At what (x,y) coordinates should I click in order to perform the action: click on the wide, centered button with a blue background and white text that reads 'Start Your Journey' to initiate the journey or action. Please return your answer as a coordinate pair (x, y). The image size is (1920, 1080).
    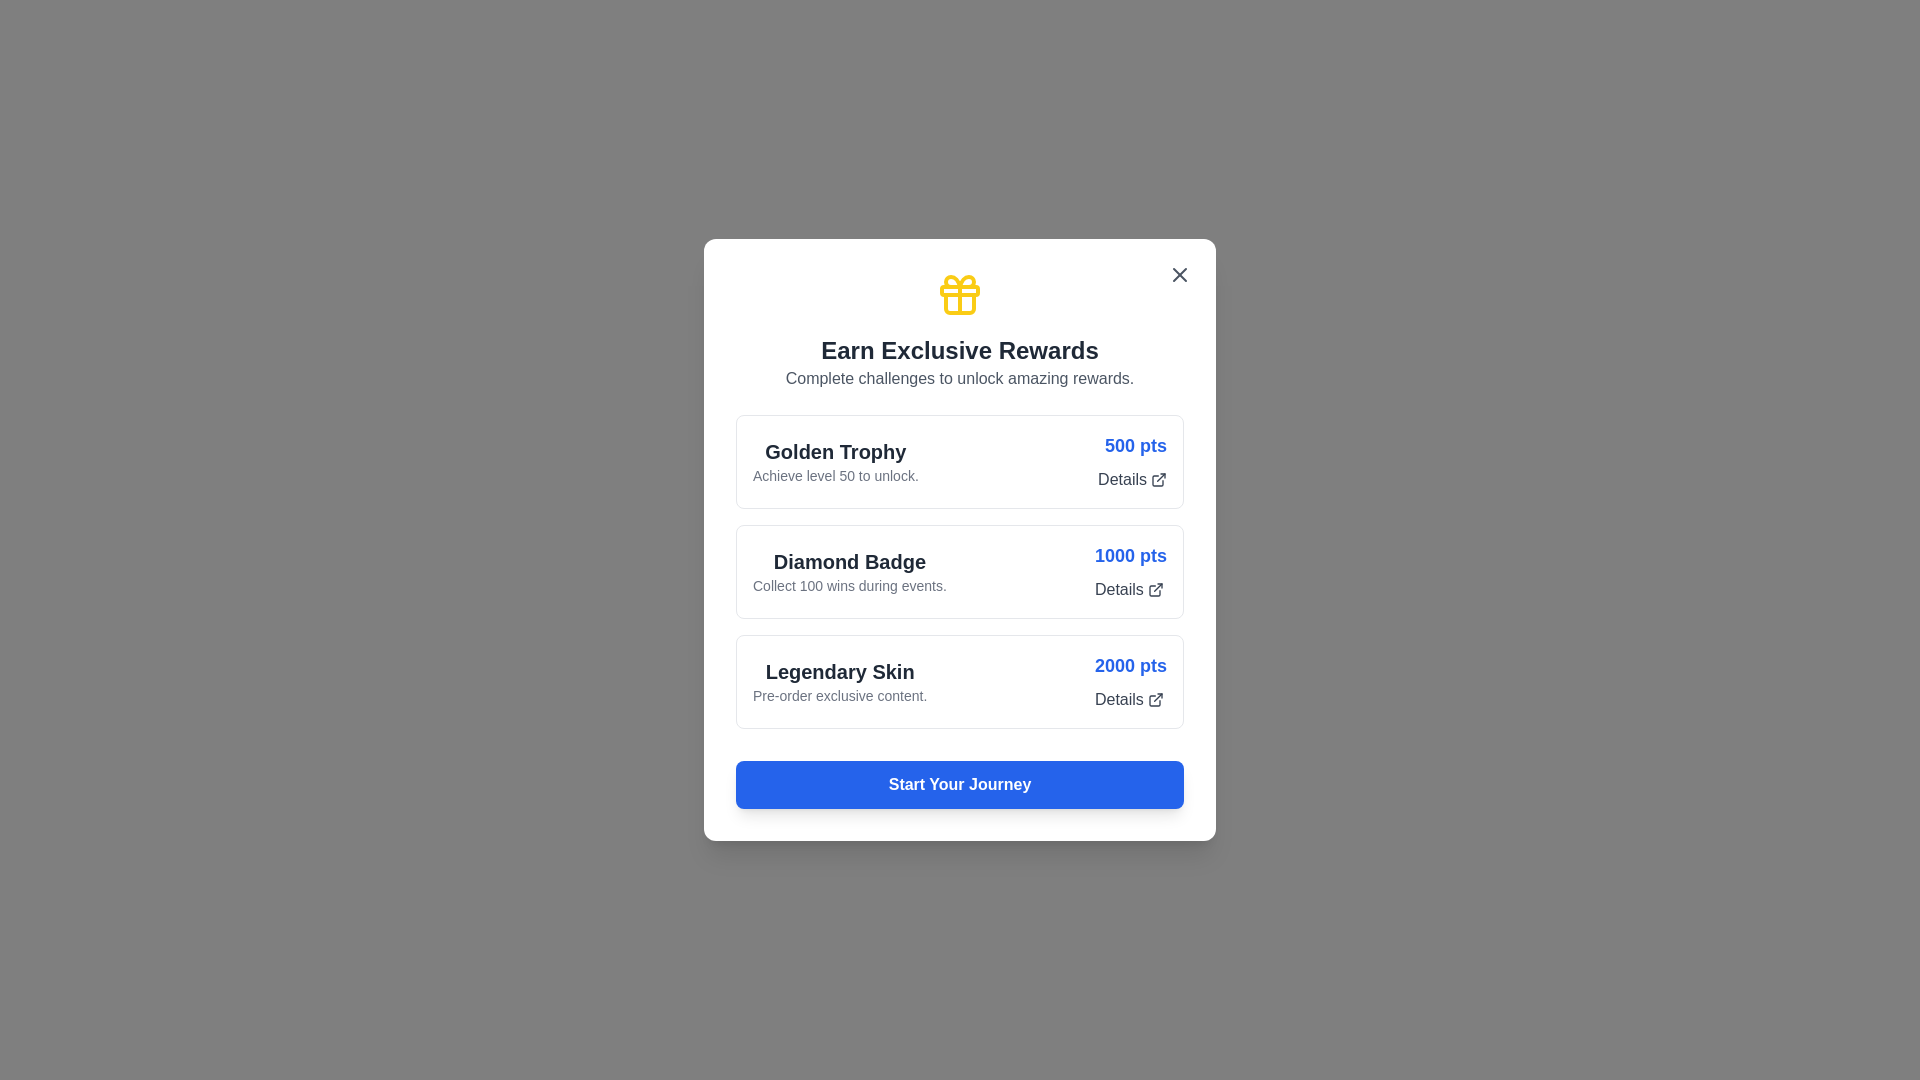
    Looking at the image, I should click on (960, 784).